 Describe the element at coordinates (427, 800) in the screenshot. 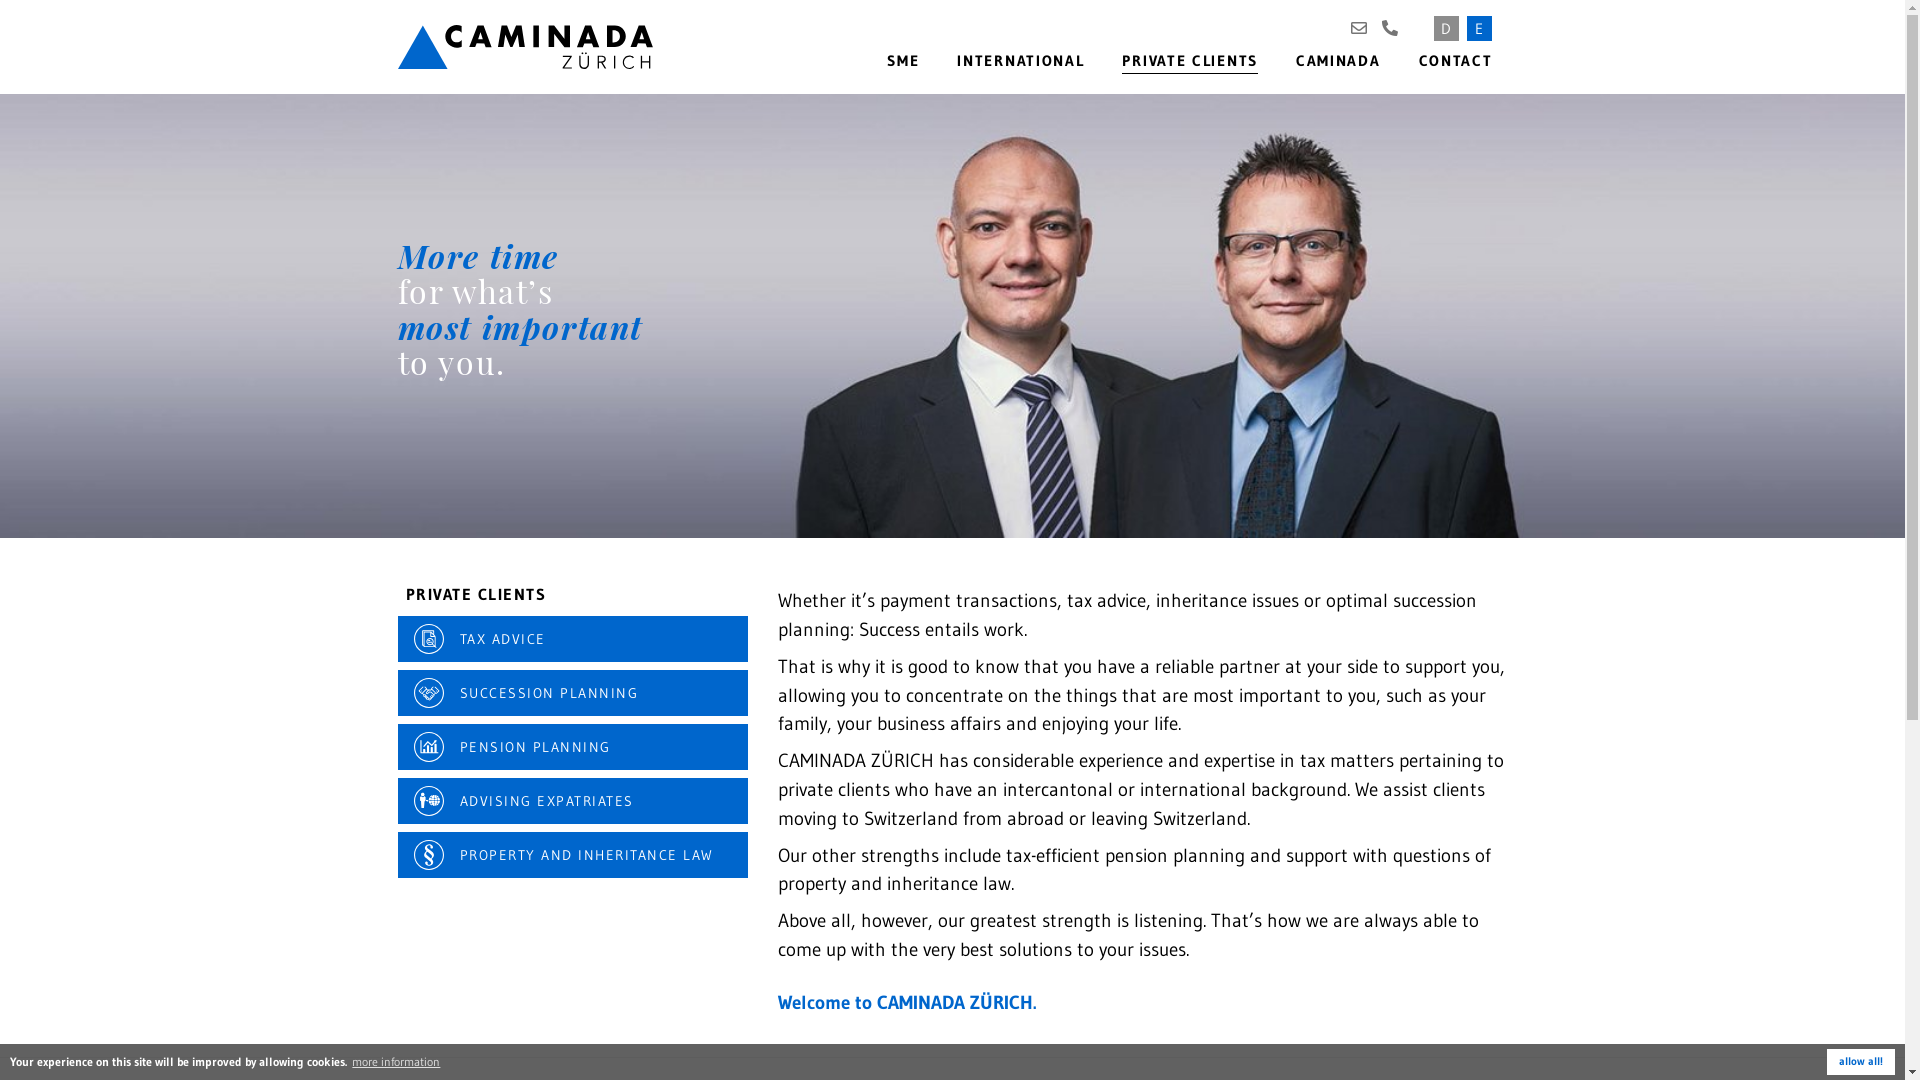

I see `'Advising expatriates'` at that location.